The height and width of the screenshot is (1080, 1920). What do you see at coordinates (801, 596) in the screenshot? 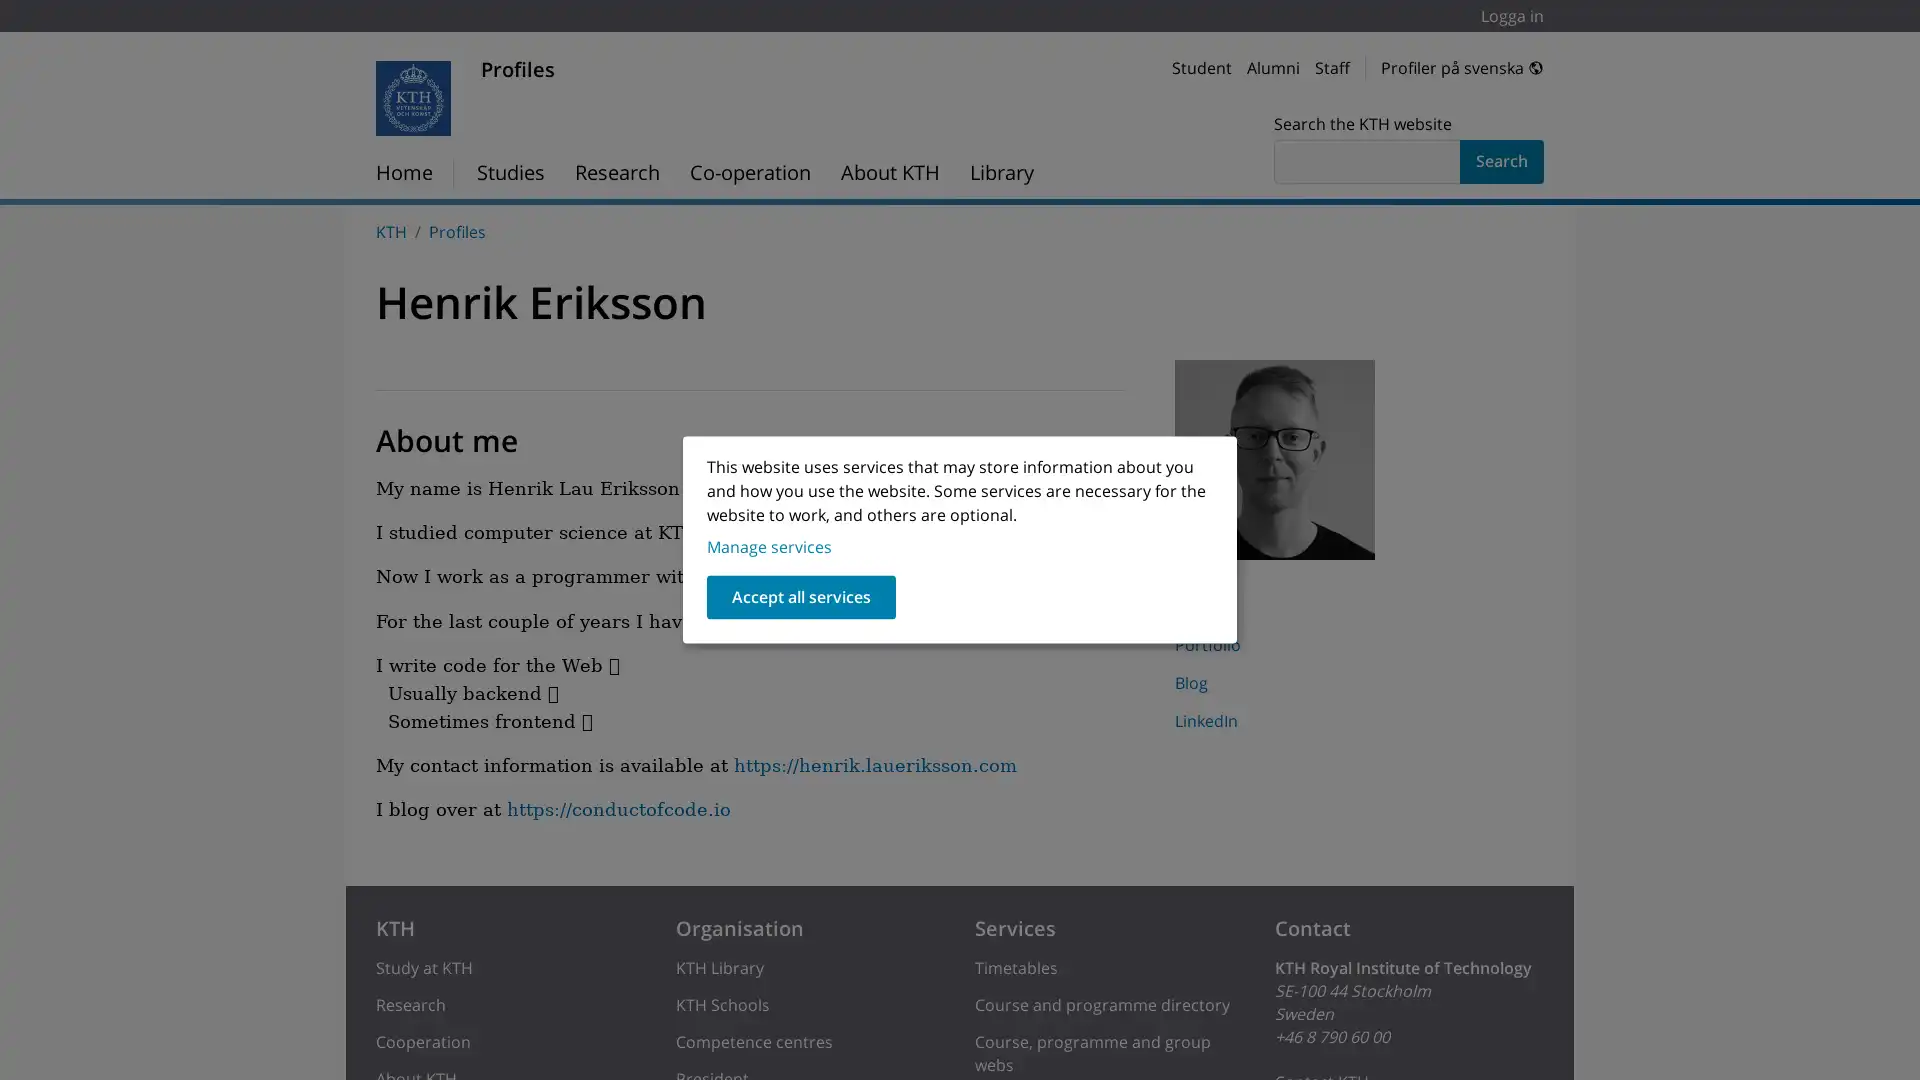
I see `Accept all services` at bounding box center [801, 596].